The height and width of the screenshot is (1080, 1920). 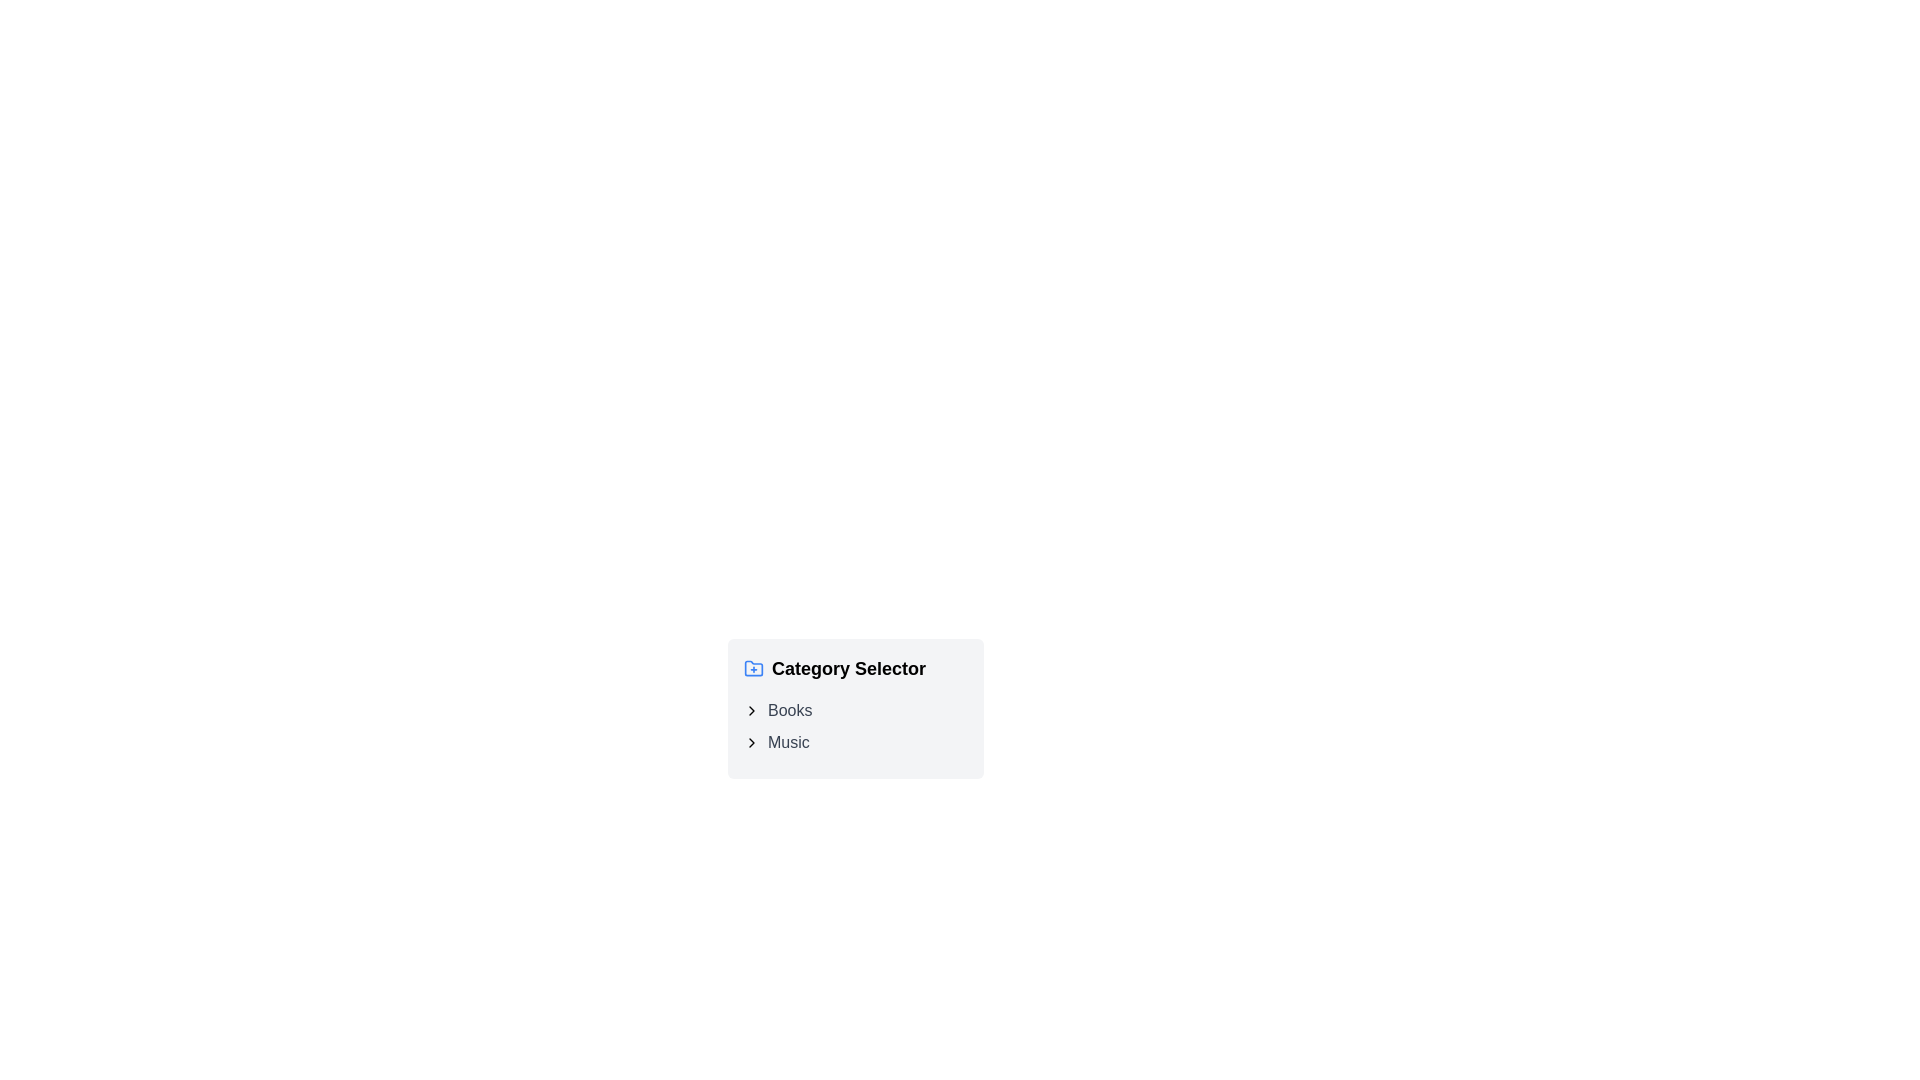 I want to click on the rightward-pointing chevron icon located to the left of the 'Music' text in the category selector, so click(x=751, y=743).